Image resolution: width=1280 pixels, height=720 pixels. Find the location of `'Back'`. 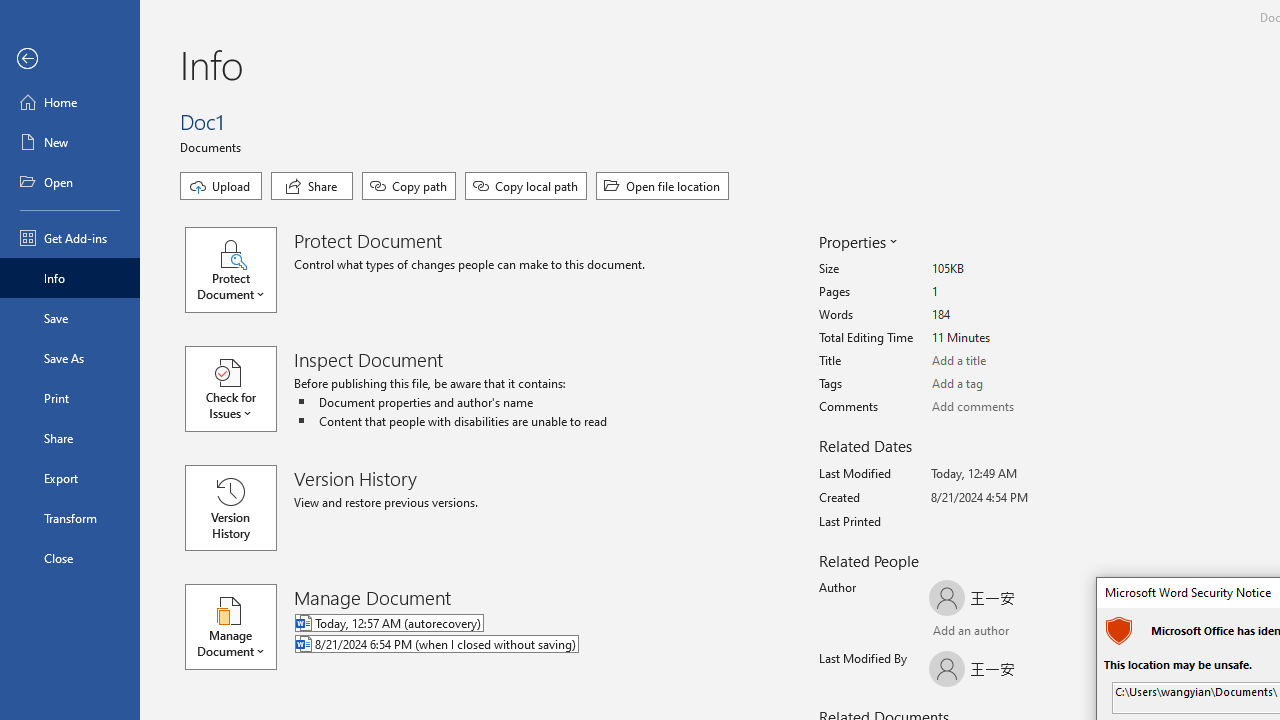

'Back' is located at coordinates (69, 58).